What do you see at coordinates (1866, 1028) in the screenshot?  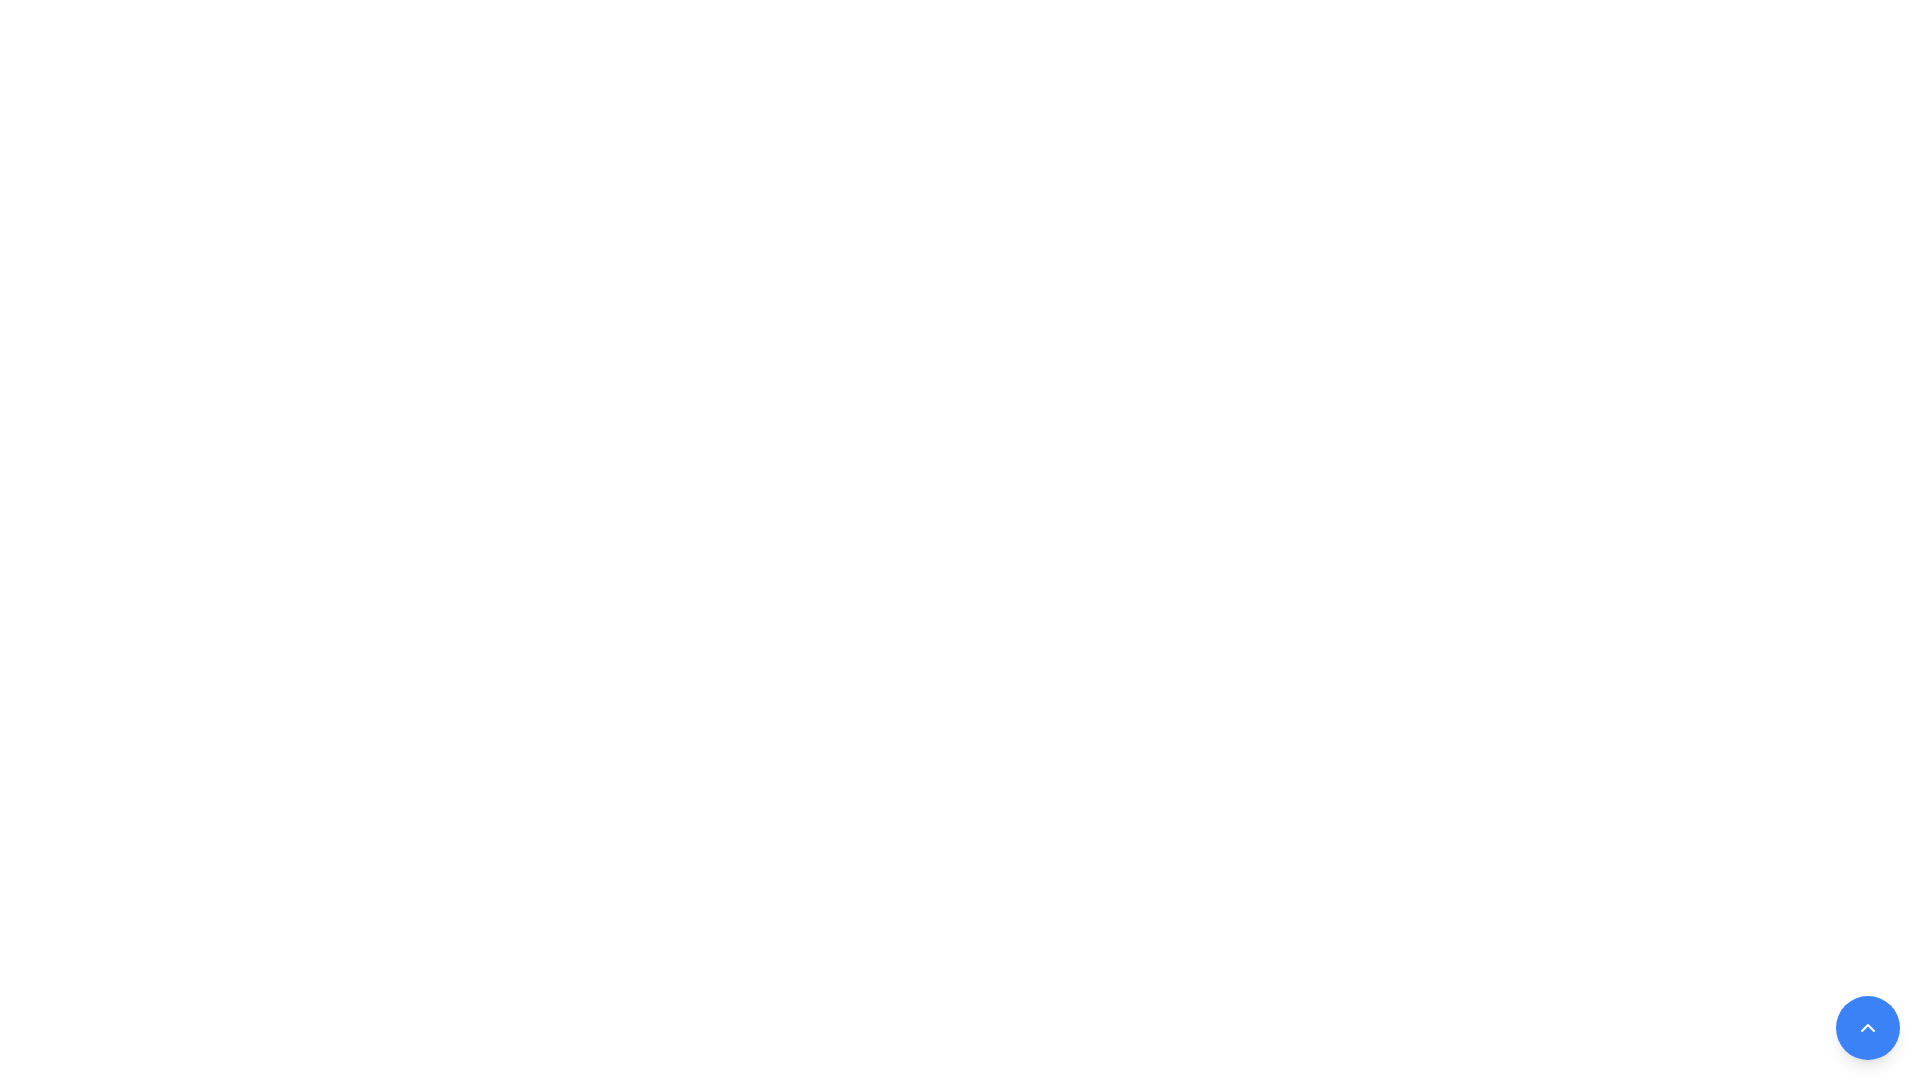 I see `the upward-pointing chevron icon with a blue circular background, located in the bottom-right corner of the interface` at bounding box center [1866, 1028].